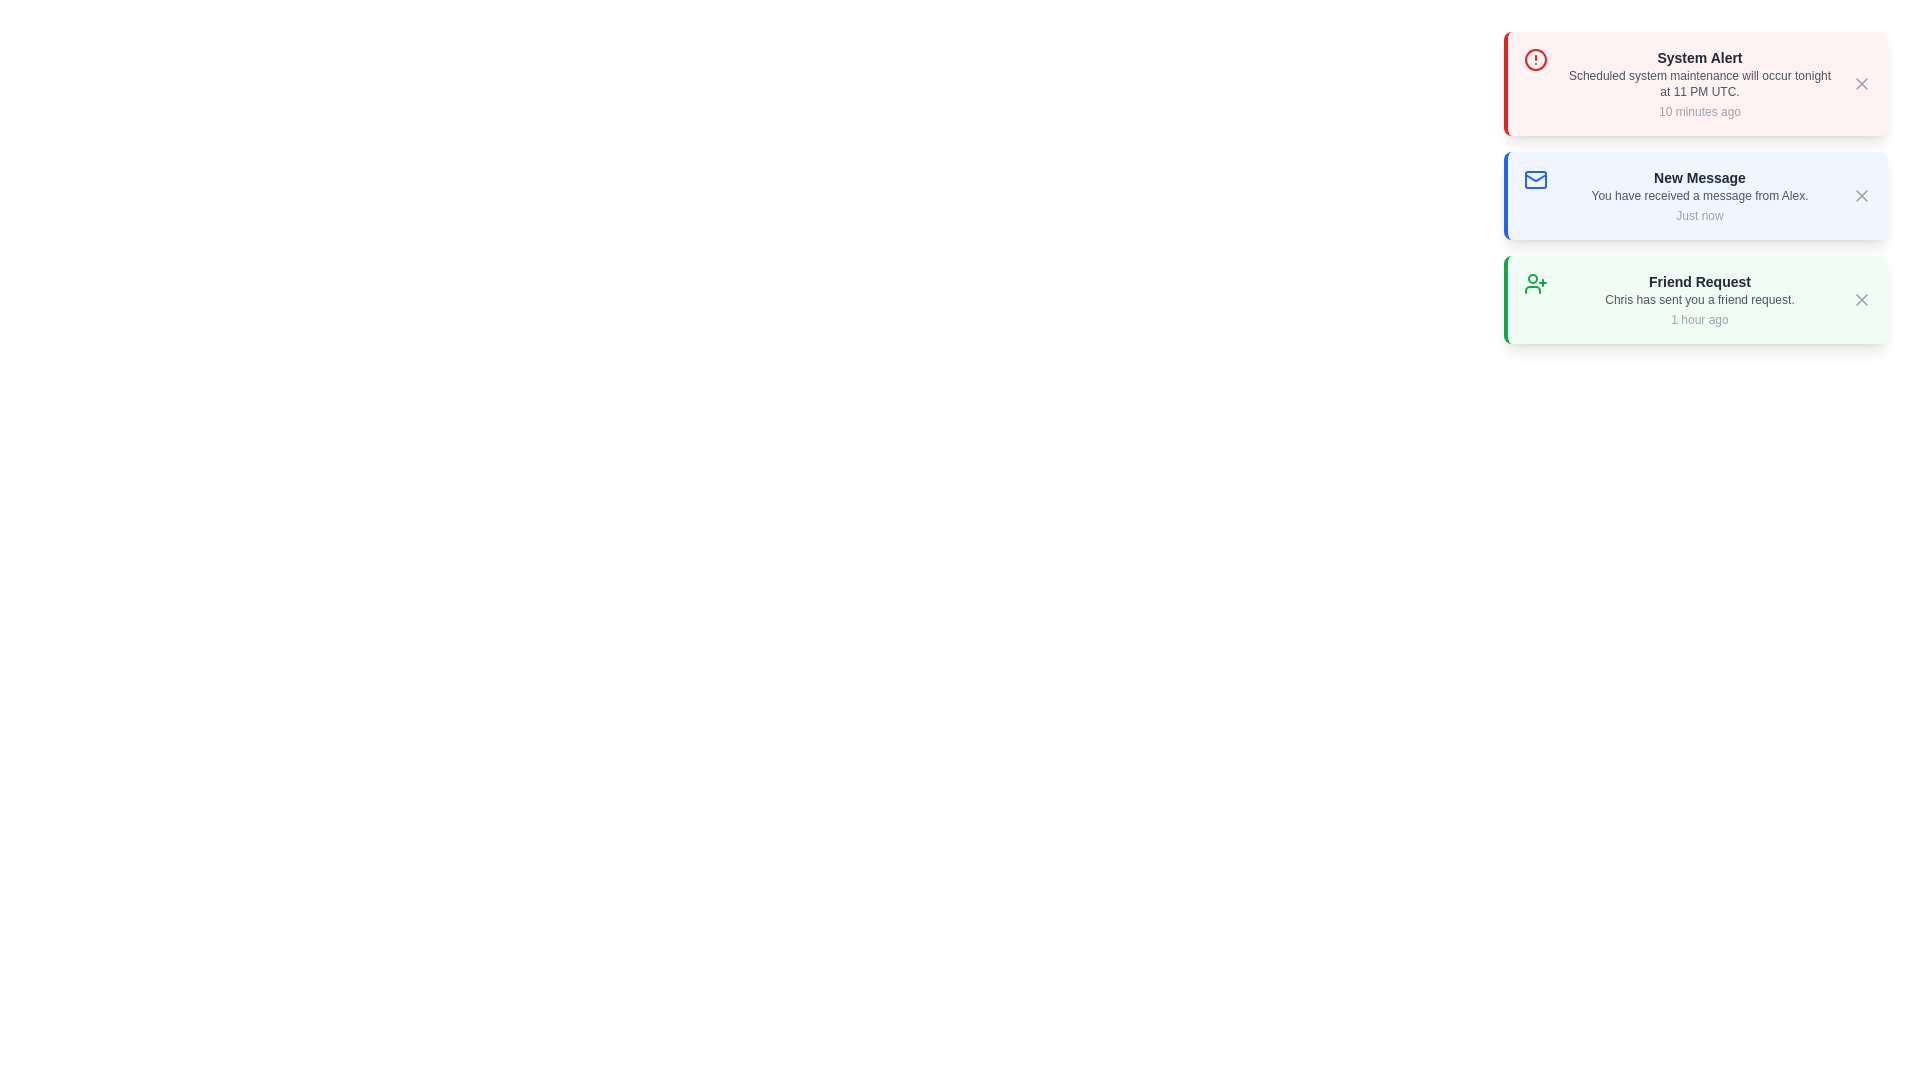  I want to click on the 'X' icon button located at the top-right corner of the 'System Alert' notification block for accessibility purposes, so click(1861, 83).